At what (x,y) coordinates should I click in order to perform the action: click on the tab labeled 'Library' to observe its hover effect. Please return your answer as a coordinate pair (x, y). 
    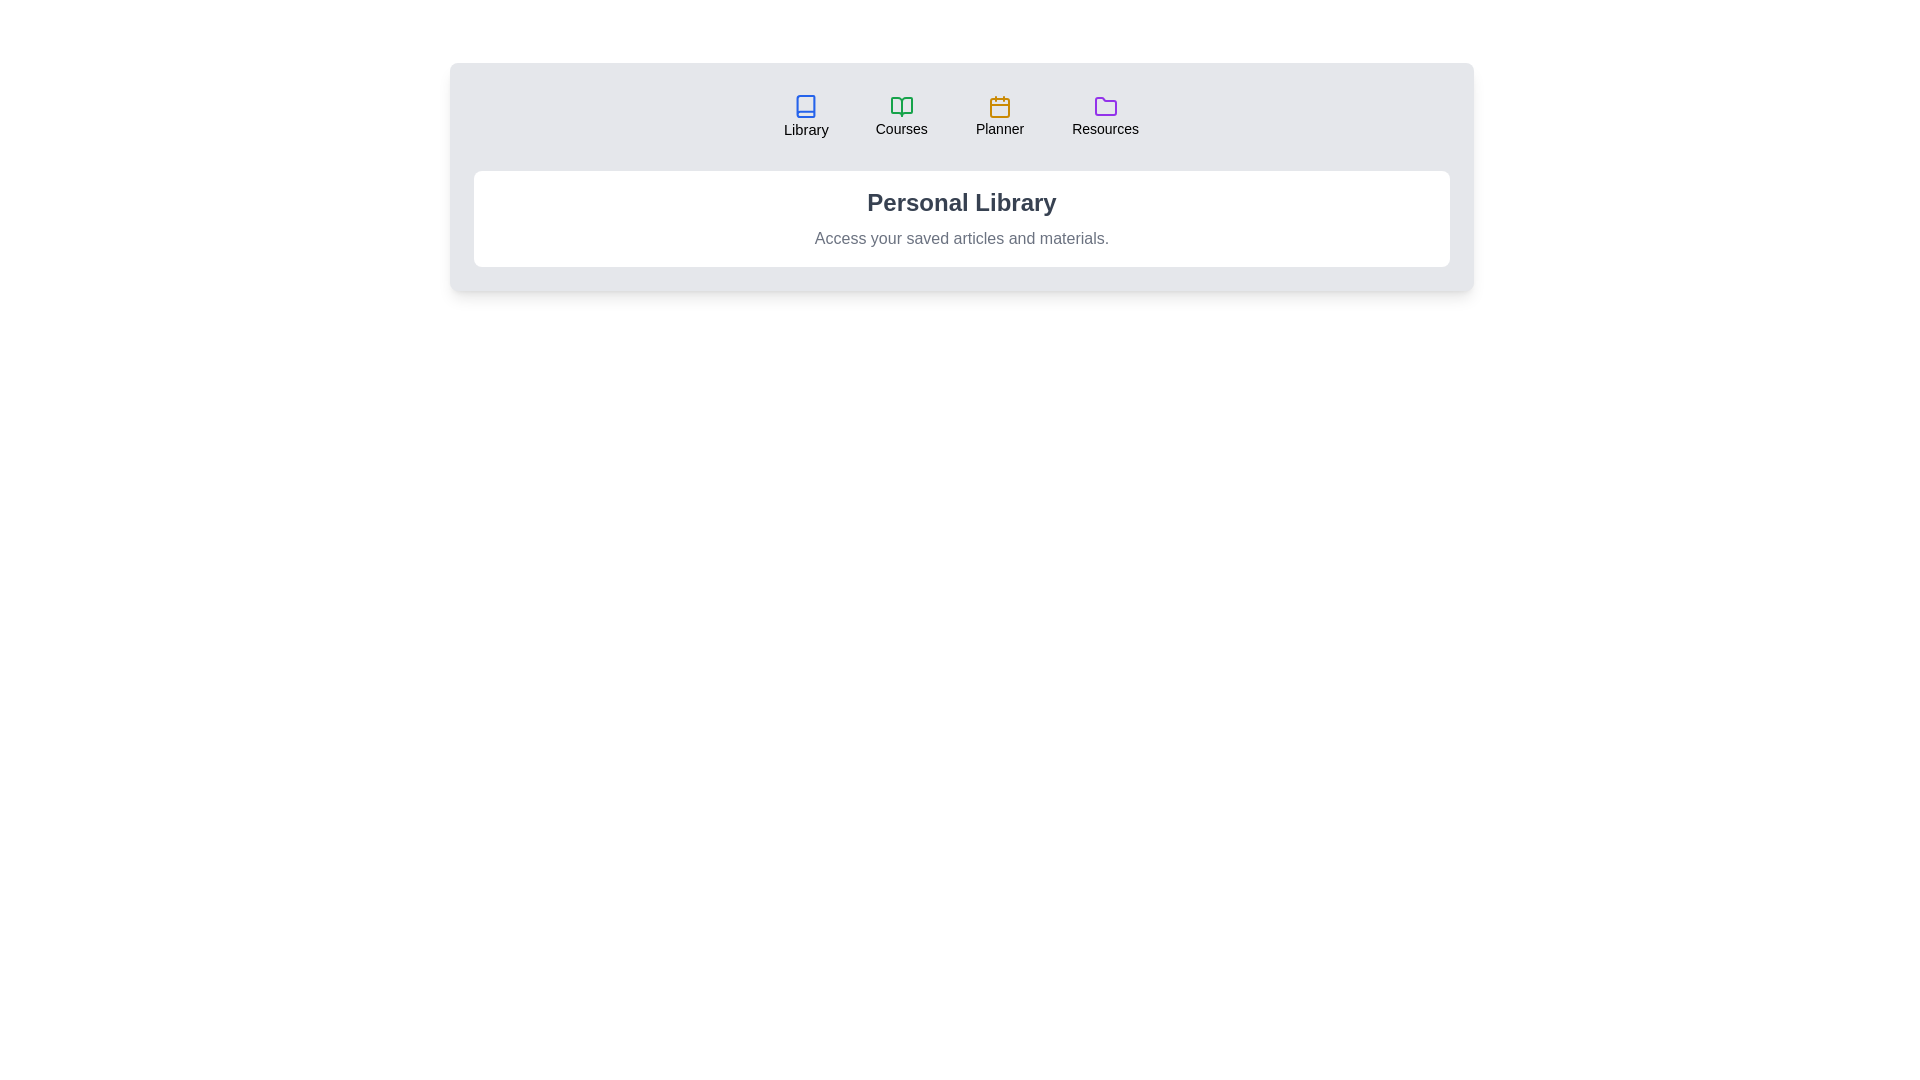
    Looking at the image, I should click on (806, 116).